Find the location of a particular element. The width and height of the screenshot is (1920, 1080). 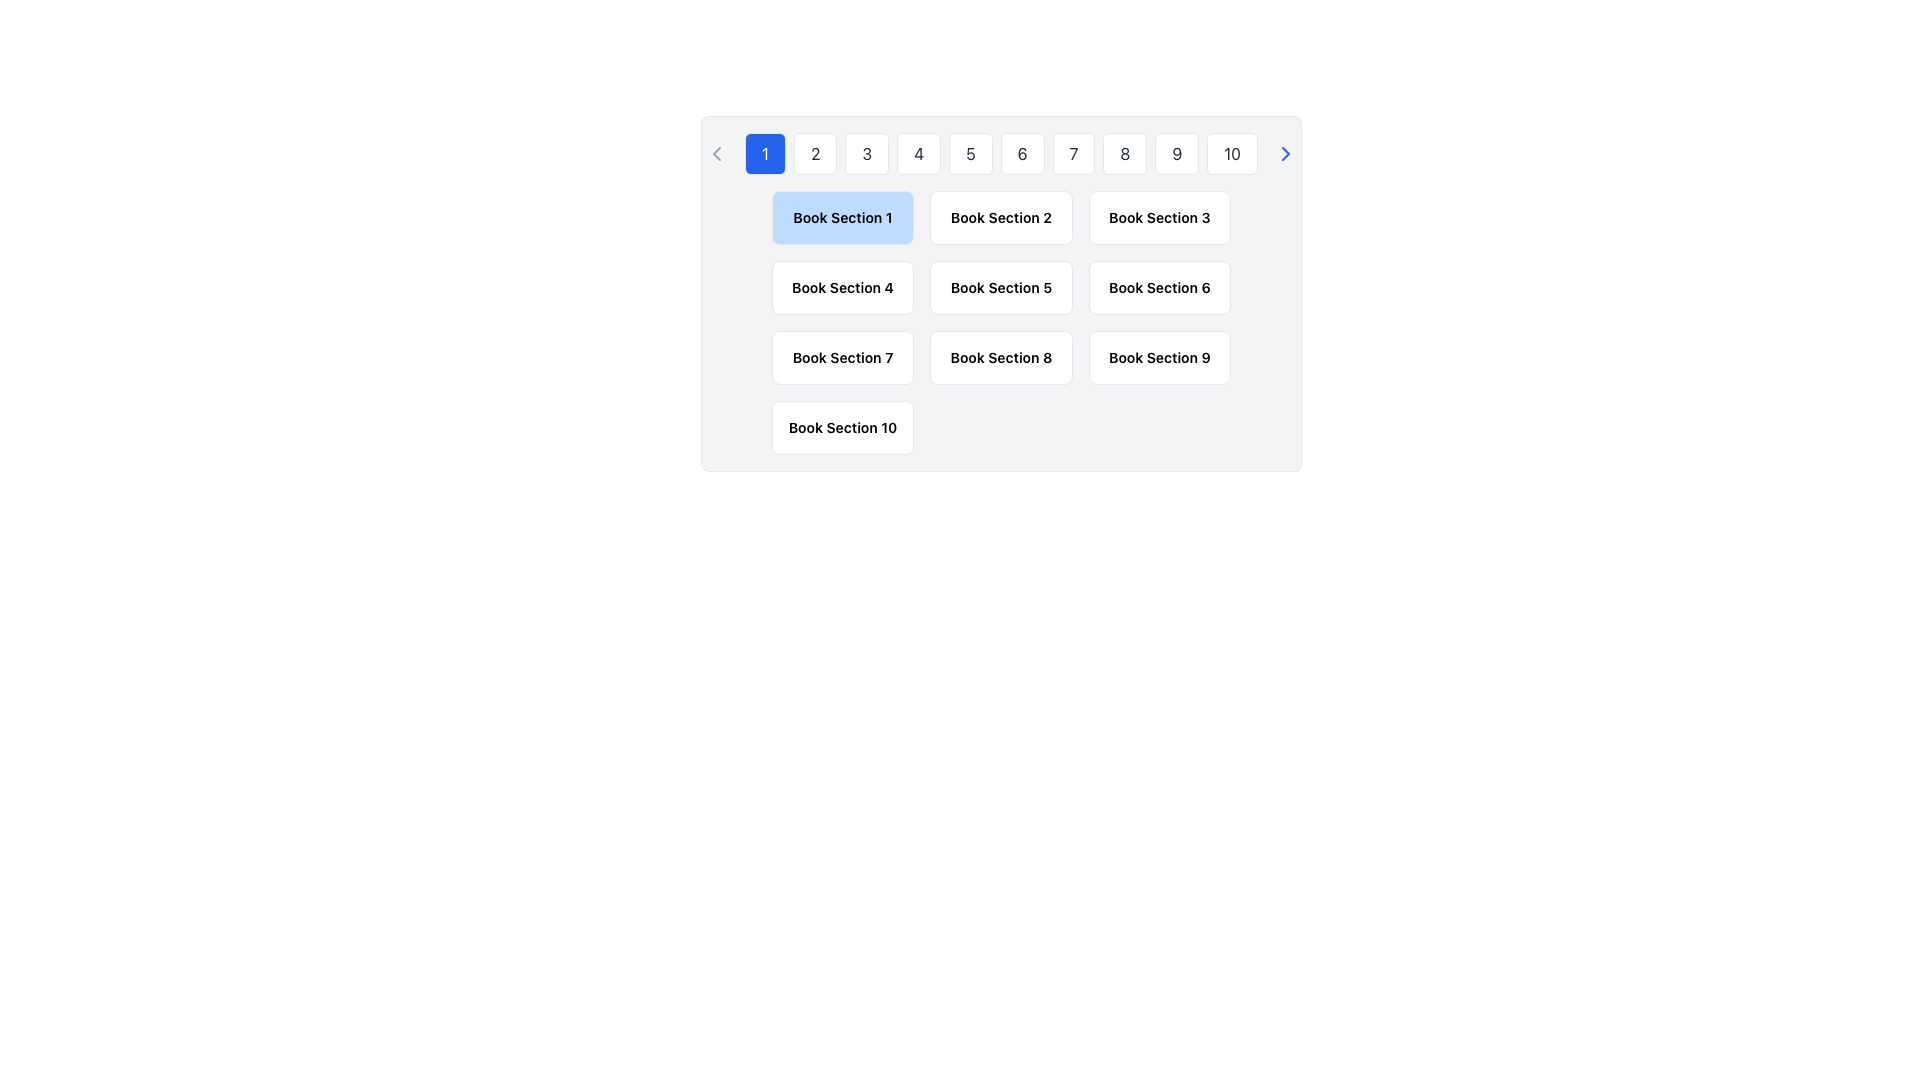

the button labeled '3', which has a white background, gray text, and a black border is located at coordinates (867, 153).